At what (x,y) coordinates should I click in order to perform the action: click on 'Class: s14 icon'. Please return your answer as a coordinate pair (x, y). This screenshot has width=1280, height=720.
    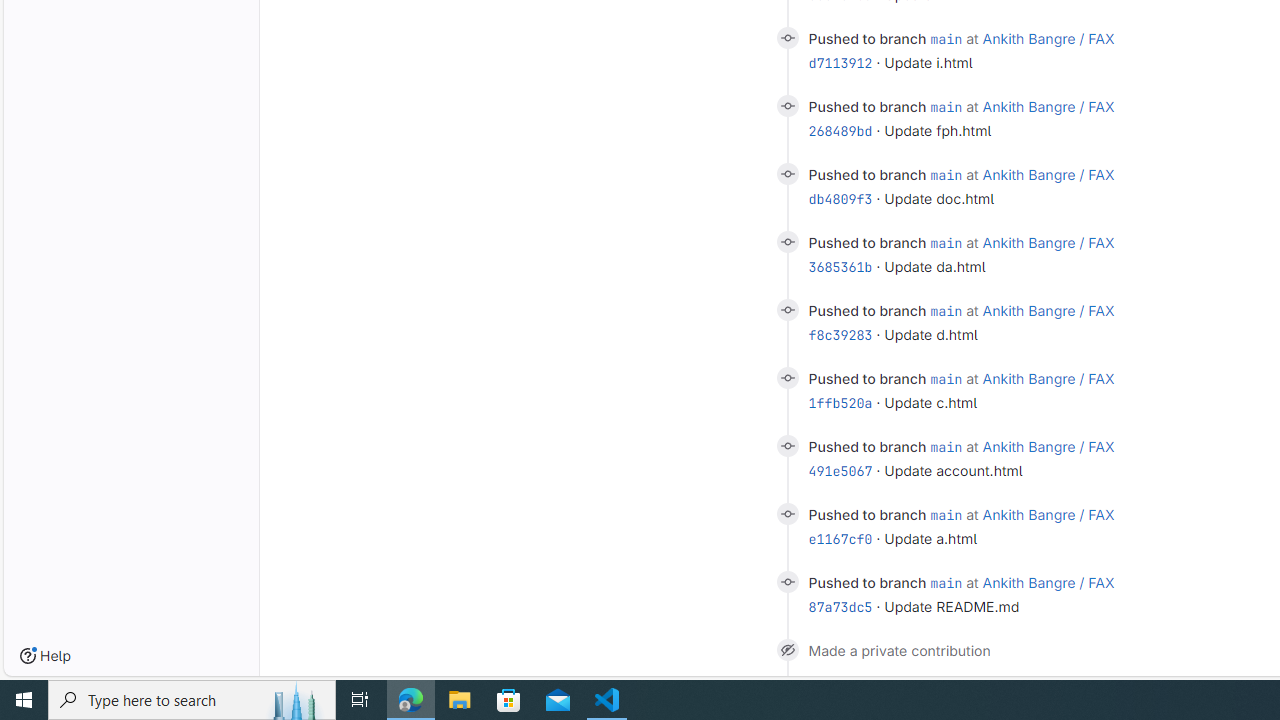
    Looking at the image, I should click on (786, 649).